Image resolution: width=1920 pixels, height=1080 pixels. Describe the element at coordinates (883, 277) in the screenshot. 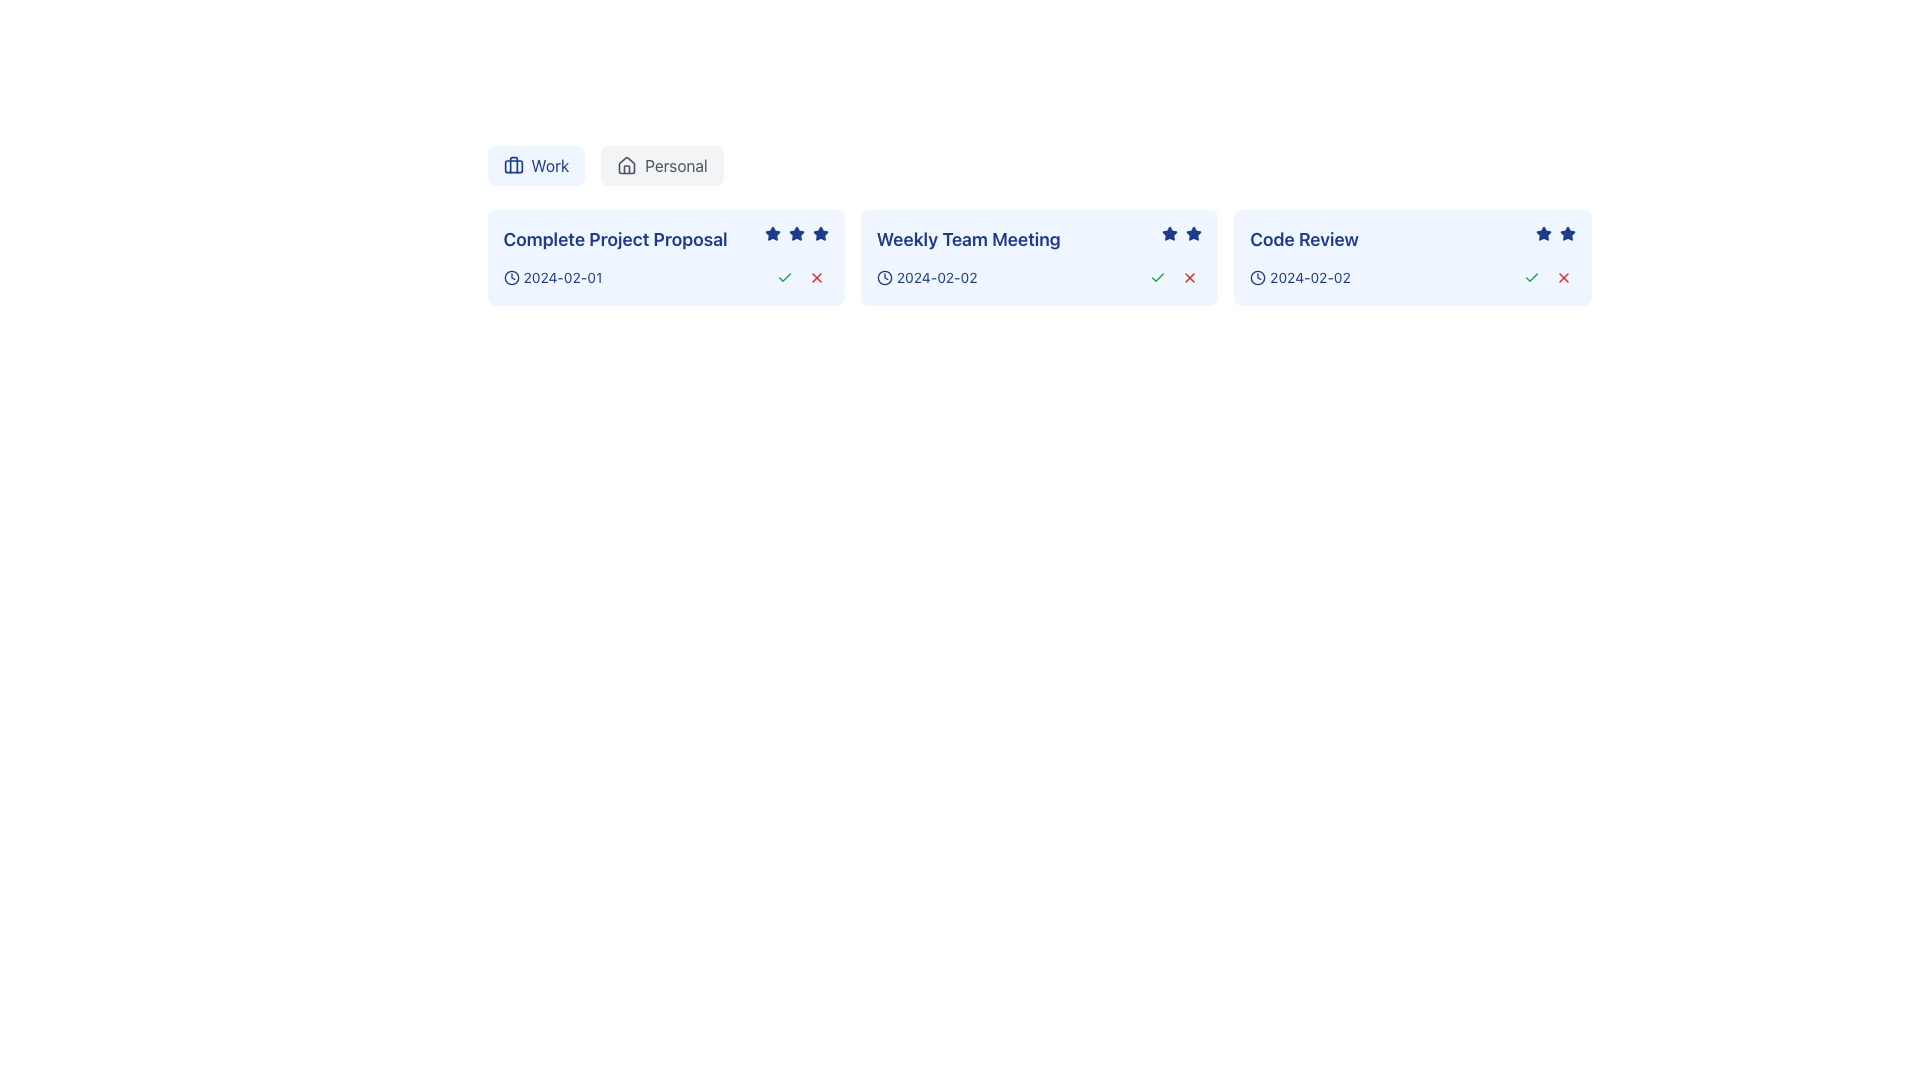

I see `the clock icon located to the left of the date '2024-02-02' in the 'Weekly Team Meeting' card` at that location.